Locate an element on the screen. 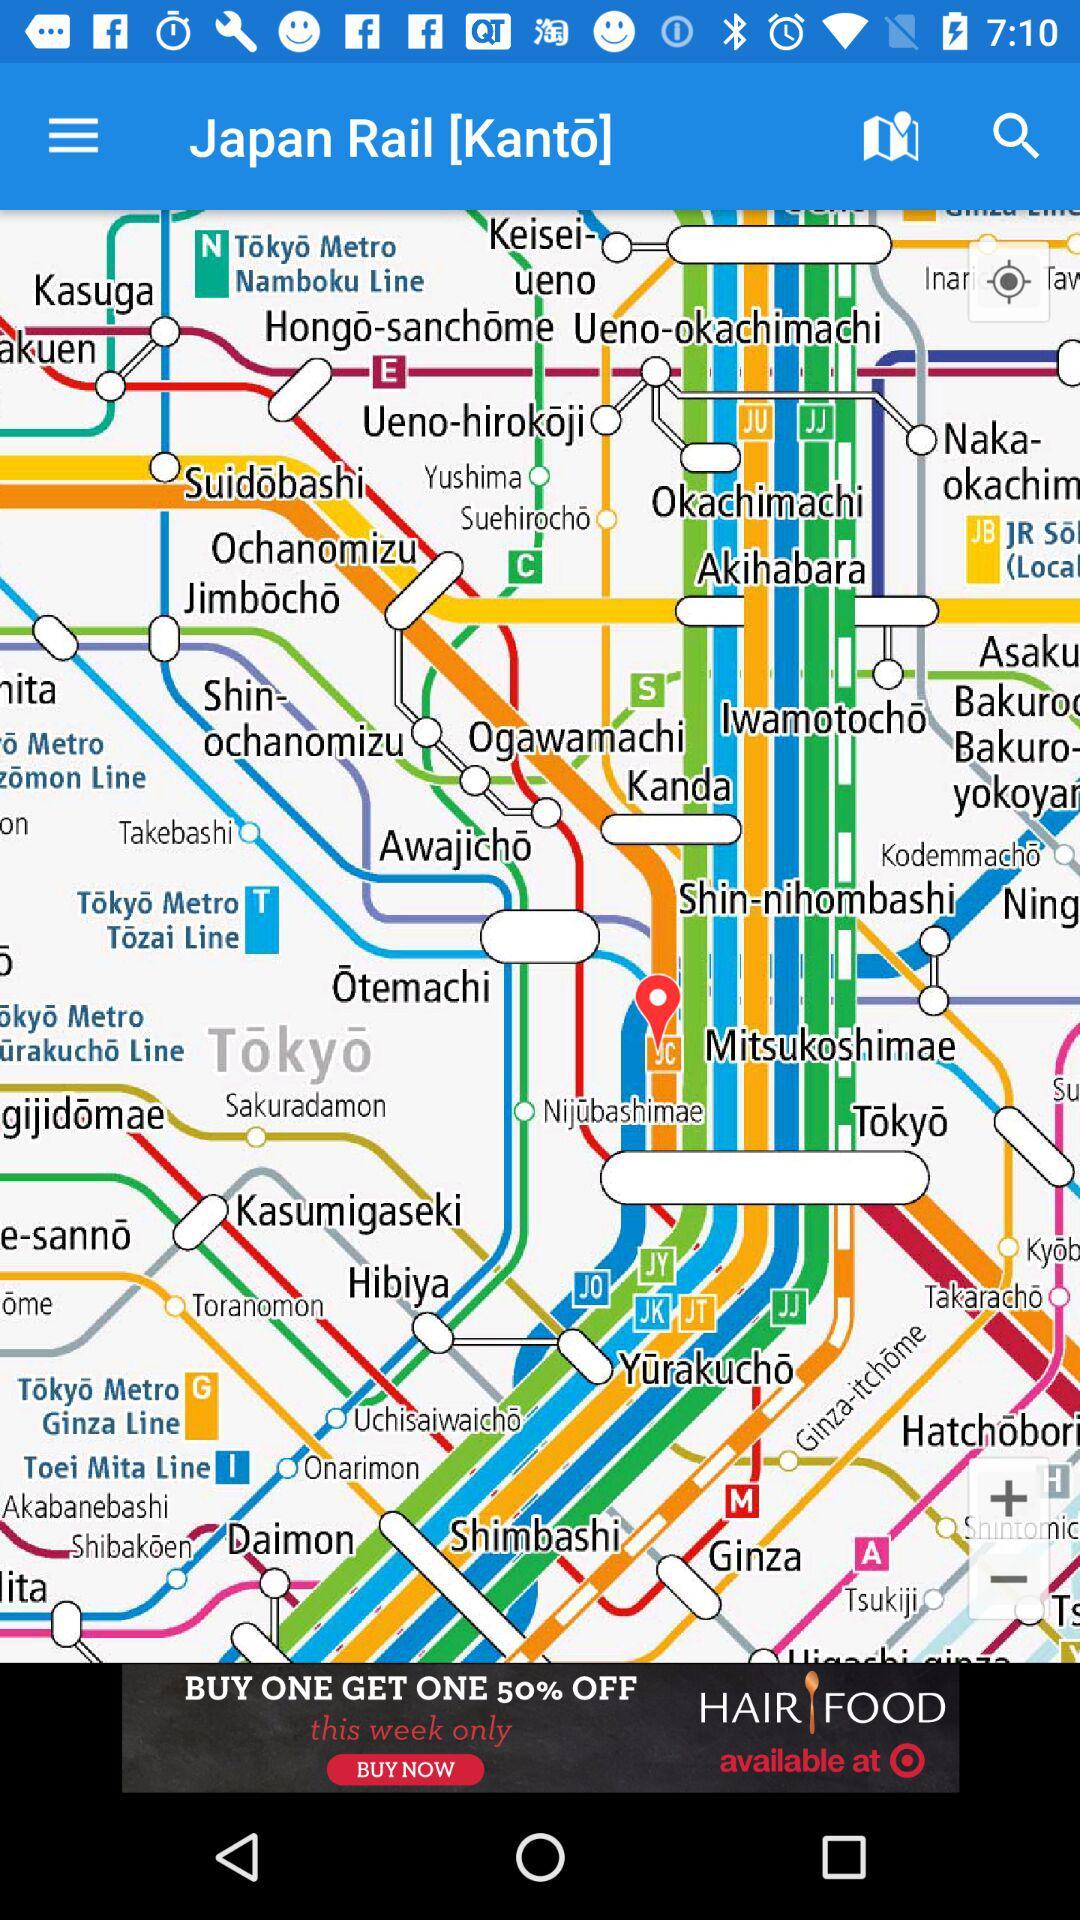  the add icon is located at coordinates (1008, 1497).